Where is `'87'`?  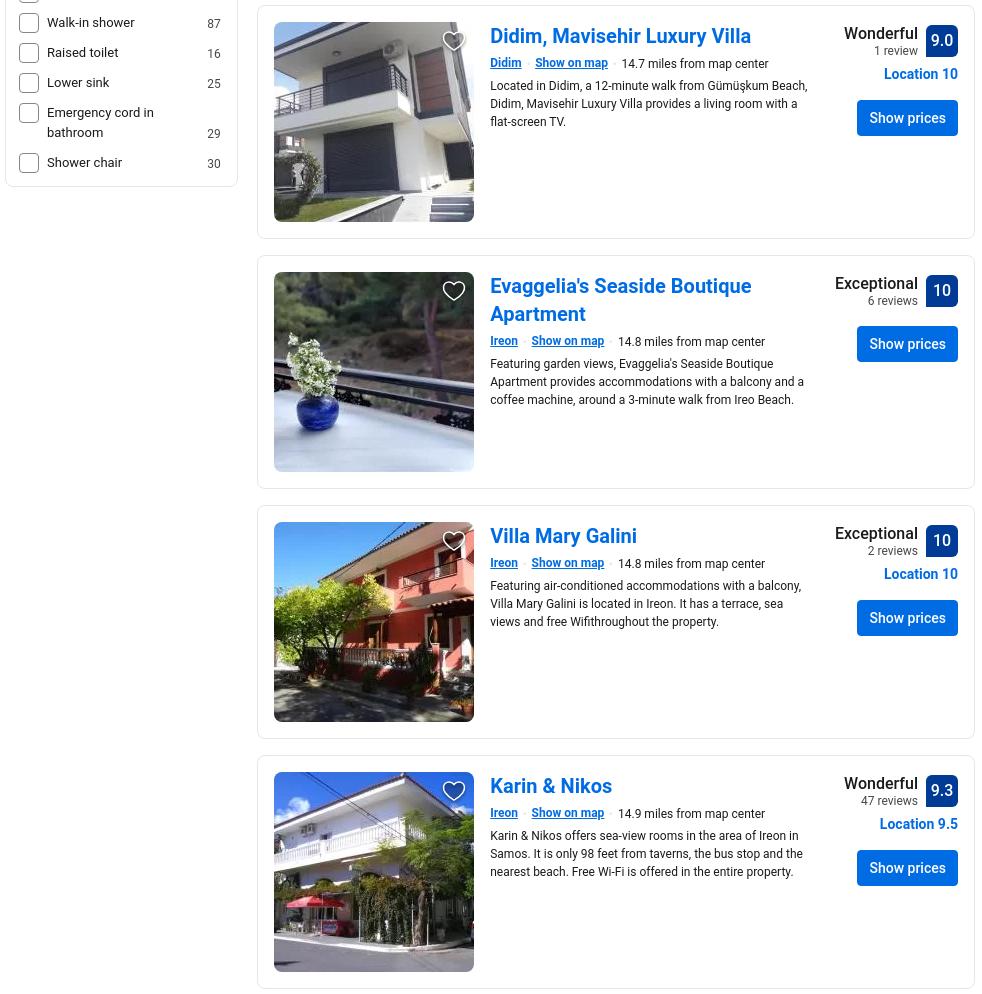
'87' is located at coordinates (212, 23).